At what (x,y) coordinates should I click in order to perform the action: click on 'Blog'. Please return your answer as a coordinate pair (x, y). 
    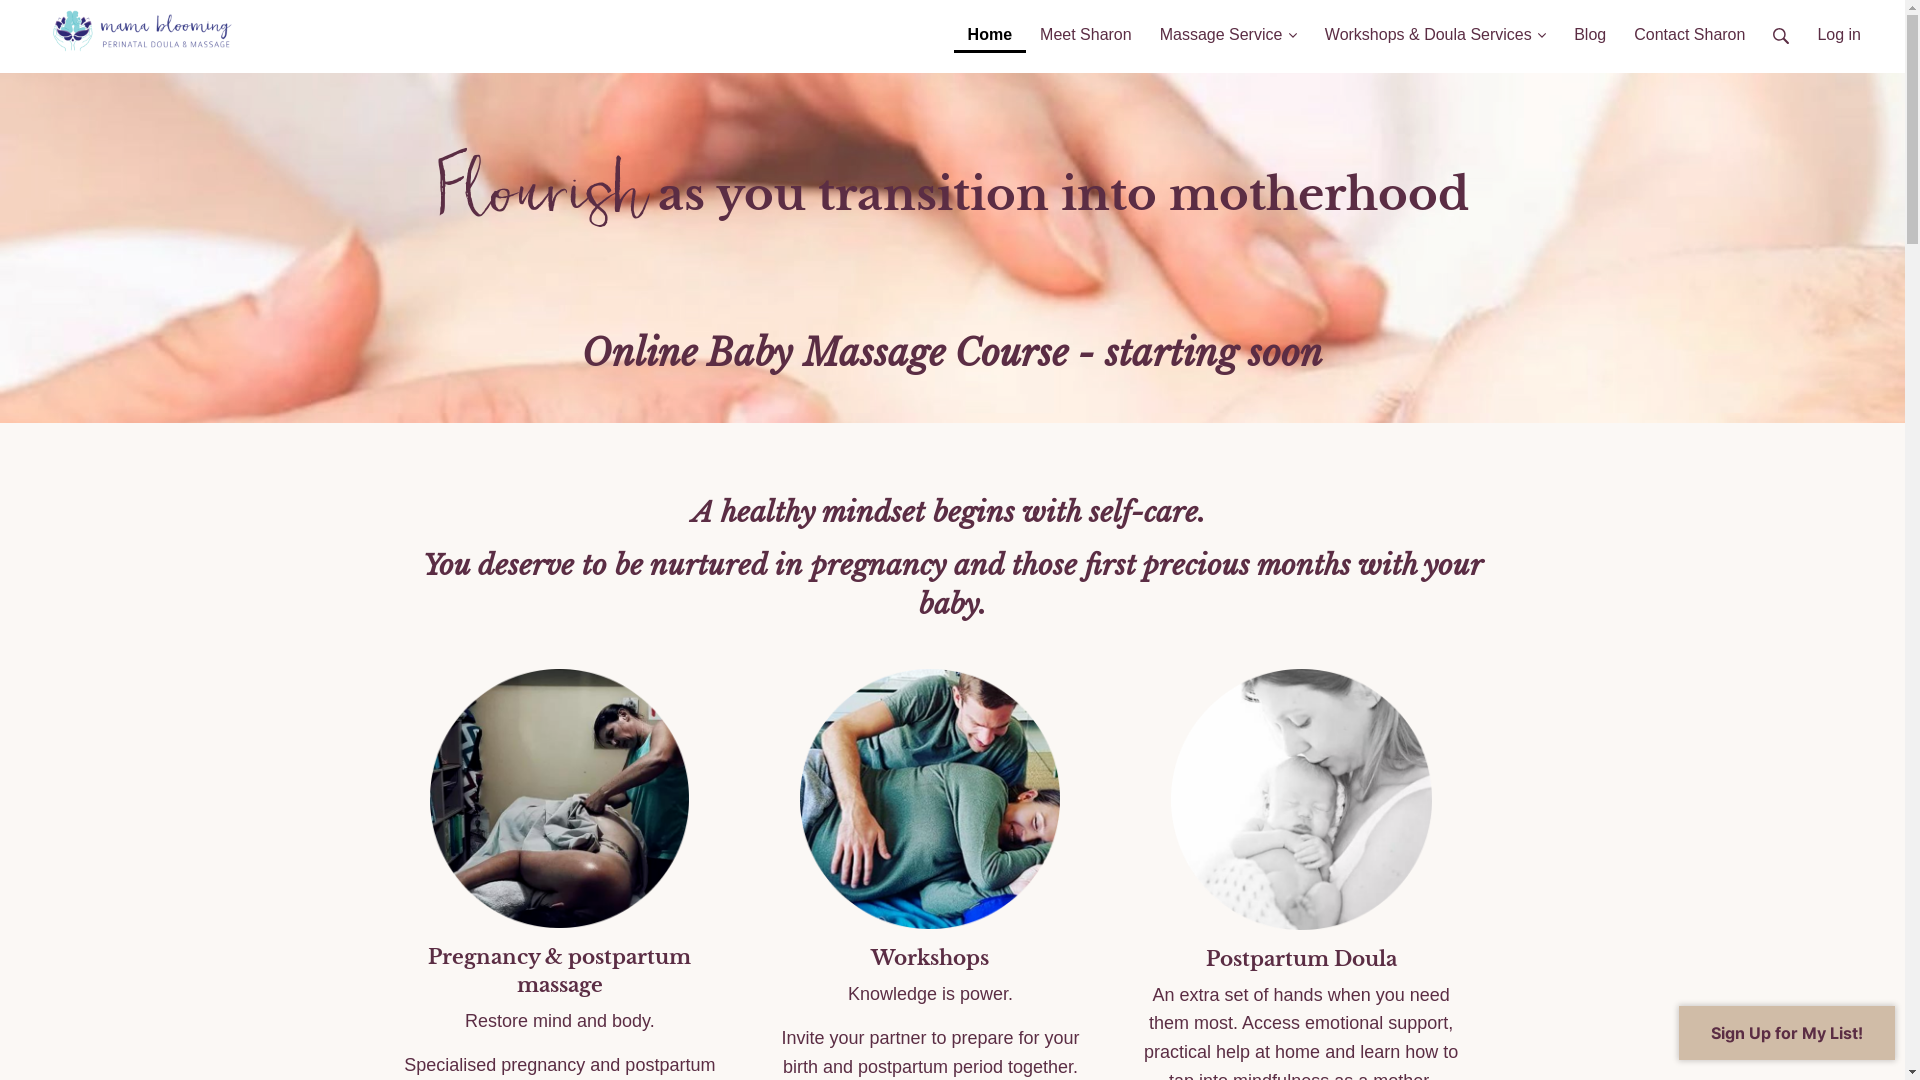
    Looking at the image, I should click on (1588, 26).